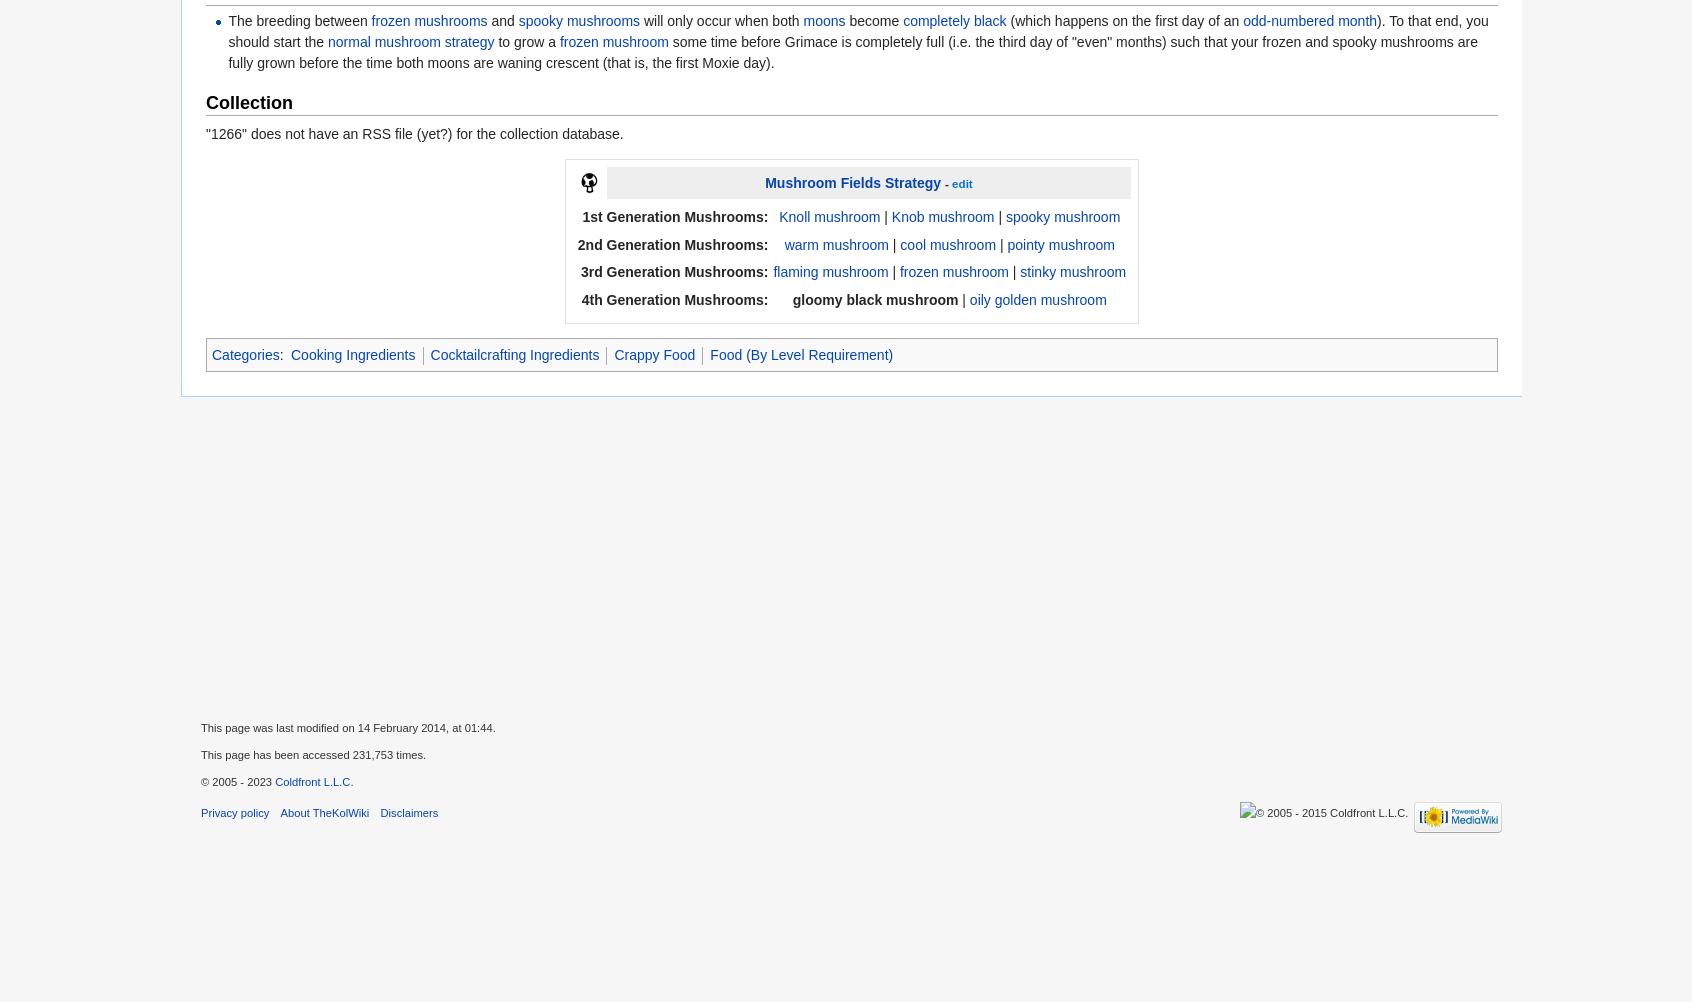 The height and width of the screenshot is (1002, 1692). I want to click on 'and', so click(502, 20).